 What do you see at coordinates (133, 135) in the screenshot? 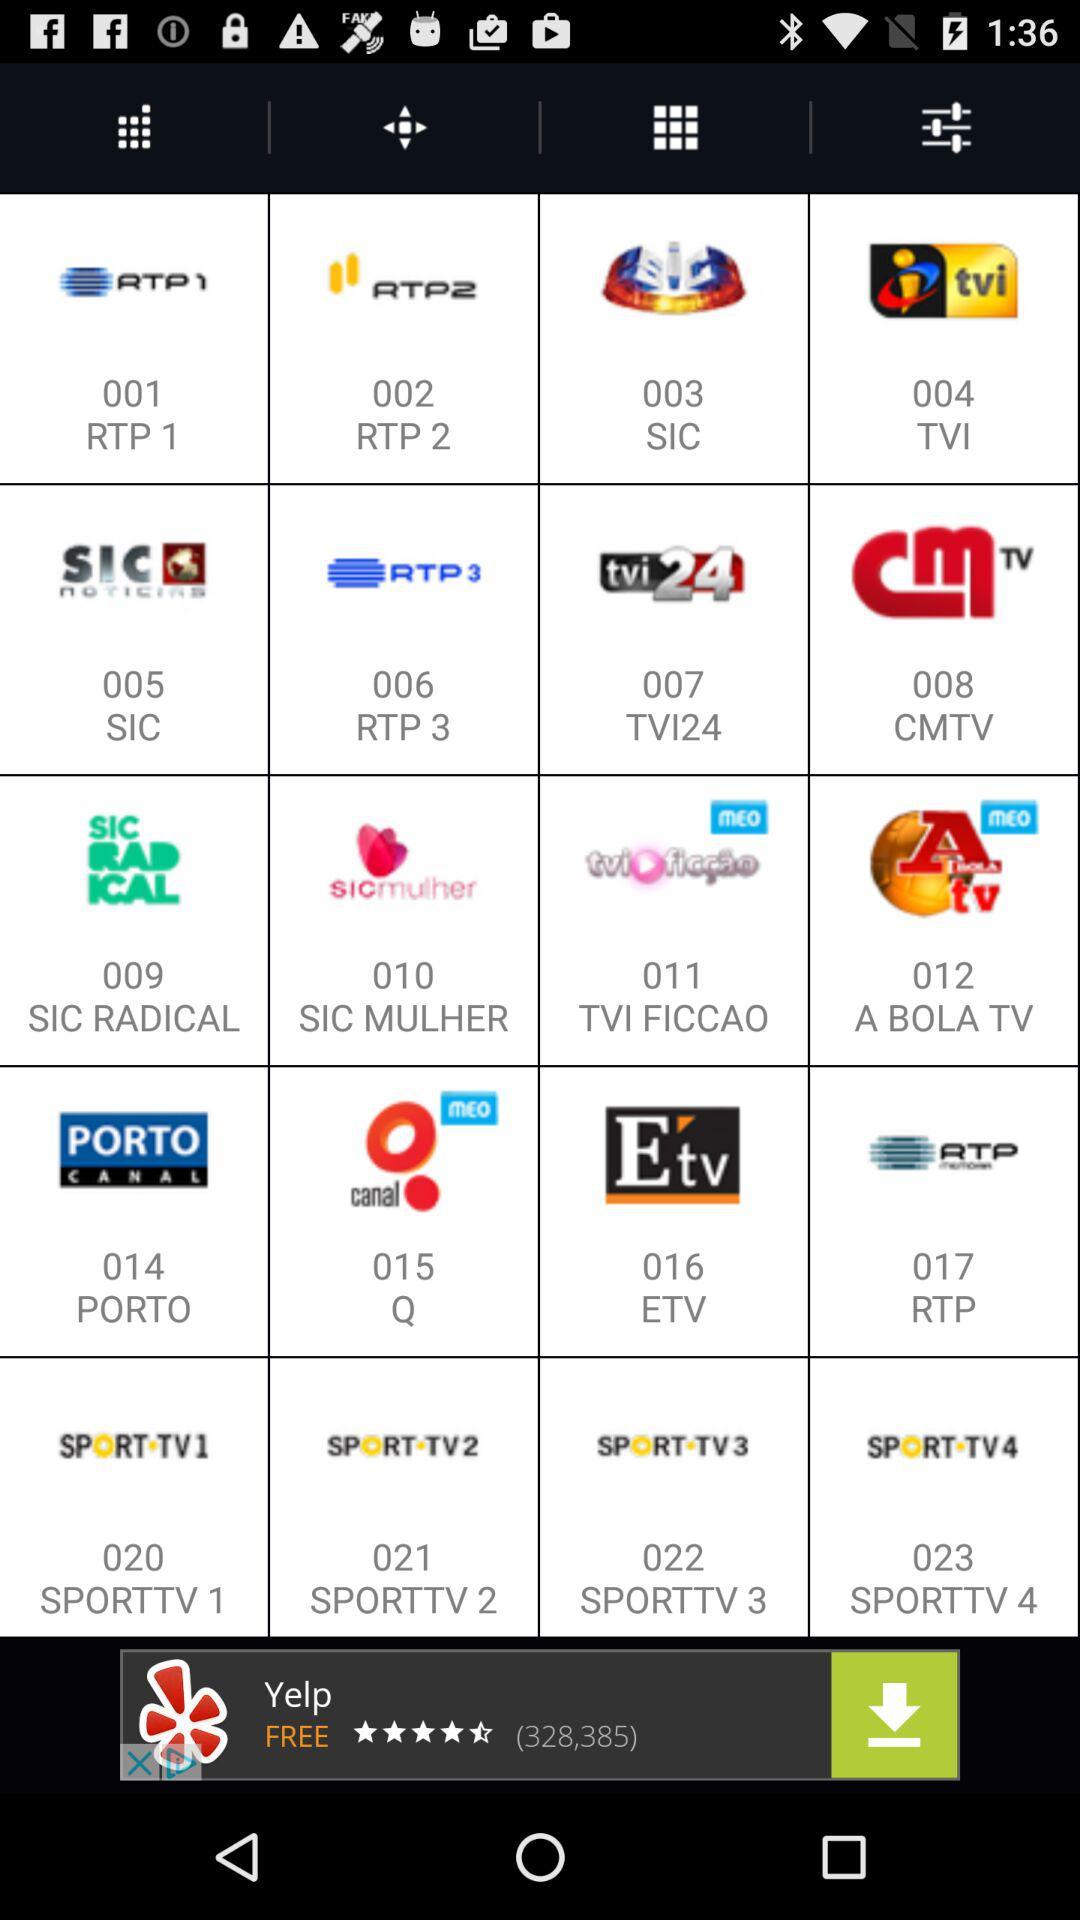
I see `the more icon` at bounding box center [133, 135].